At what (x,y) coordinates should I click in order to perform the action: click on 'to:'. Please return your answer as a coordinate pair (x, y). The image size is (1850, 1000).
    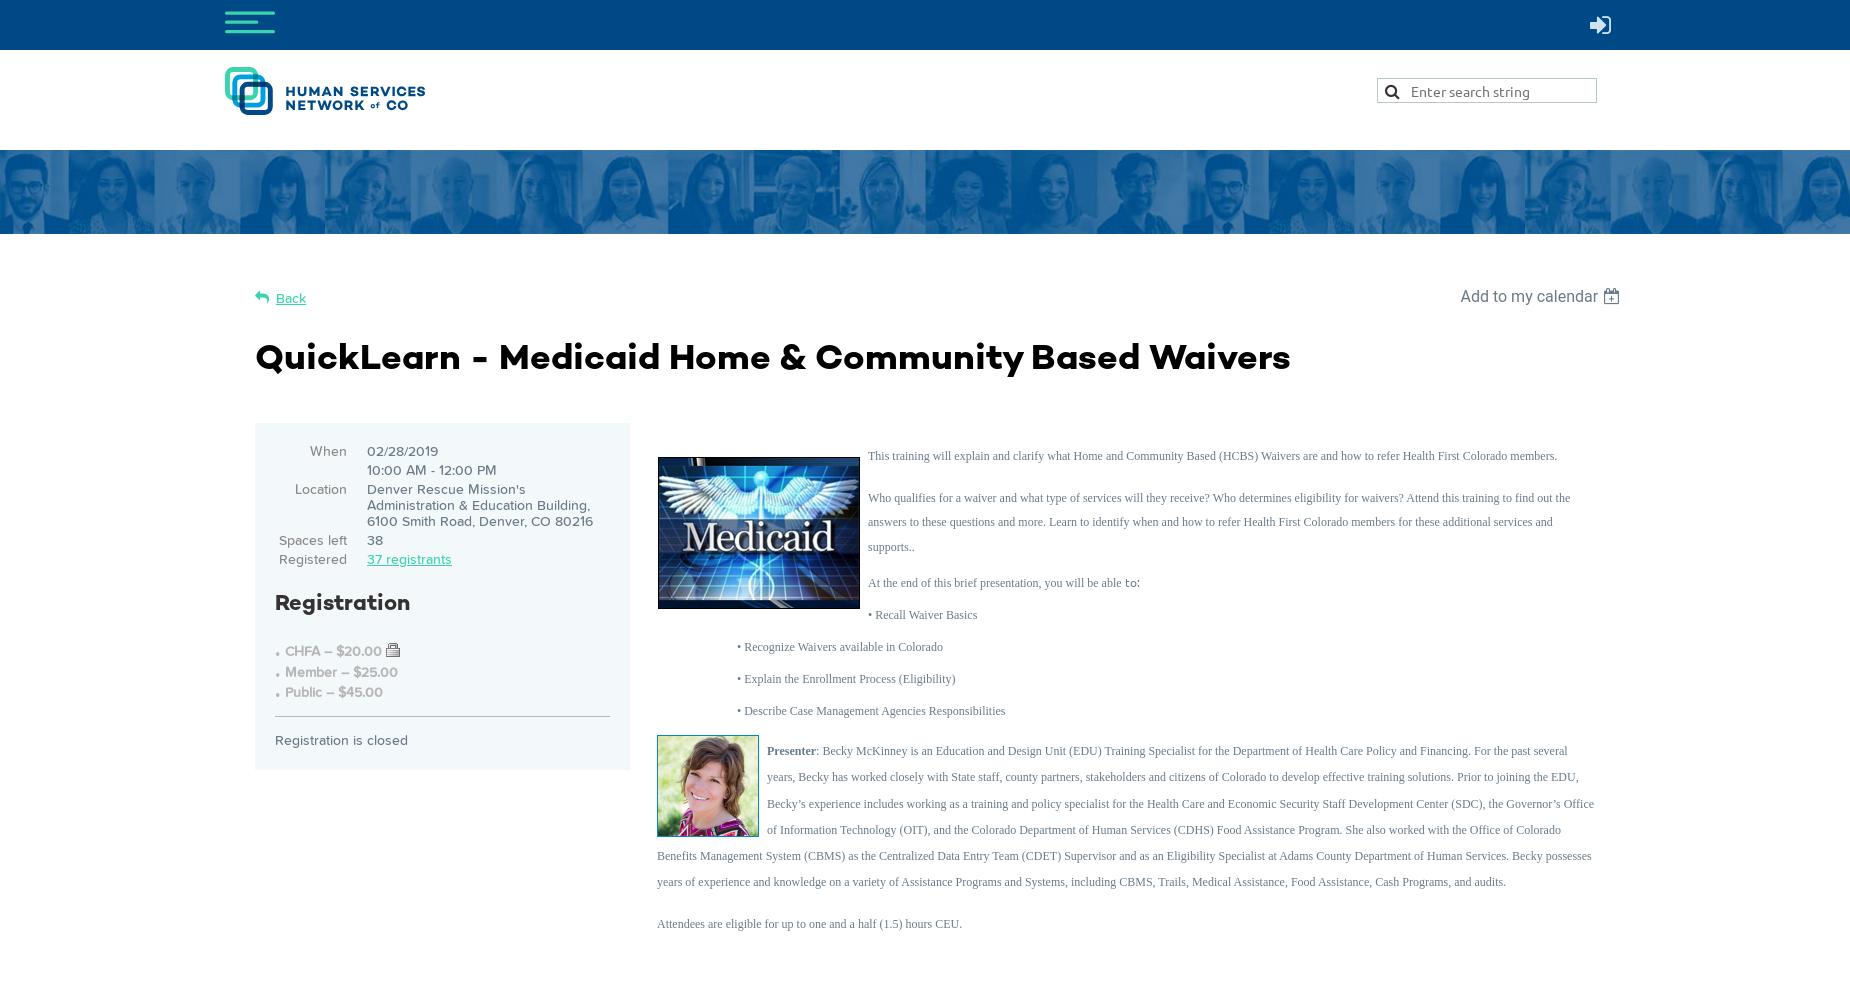
    Looking at the image, I should click on (1130, 581).